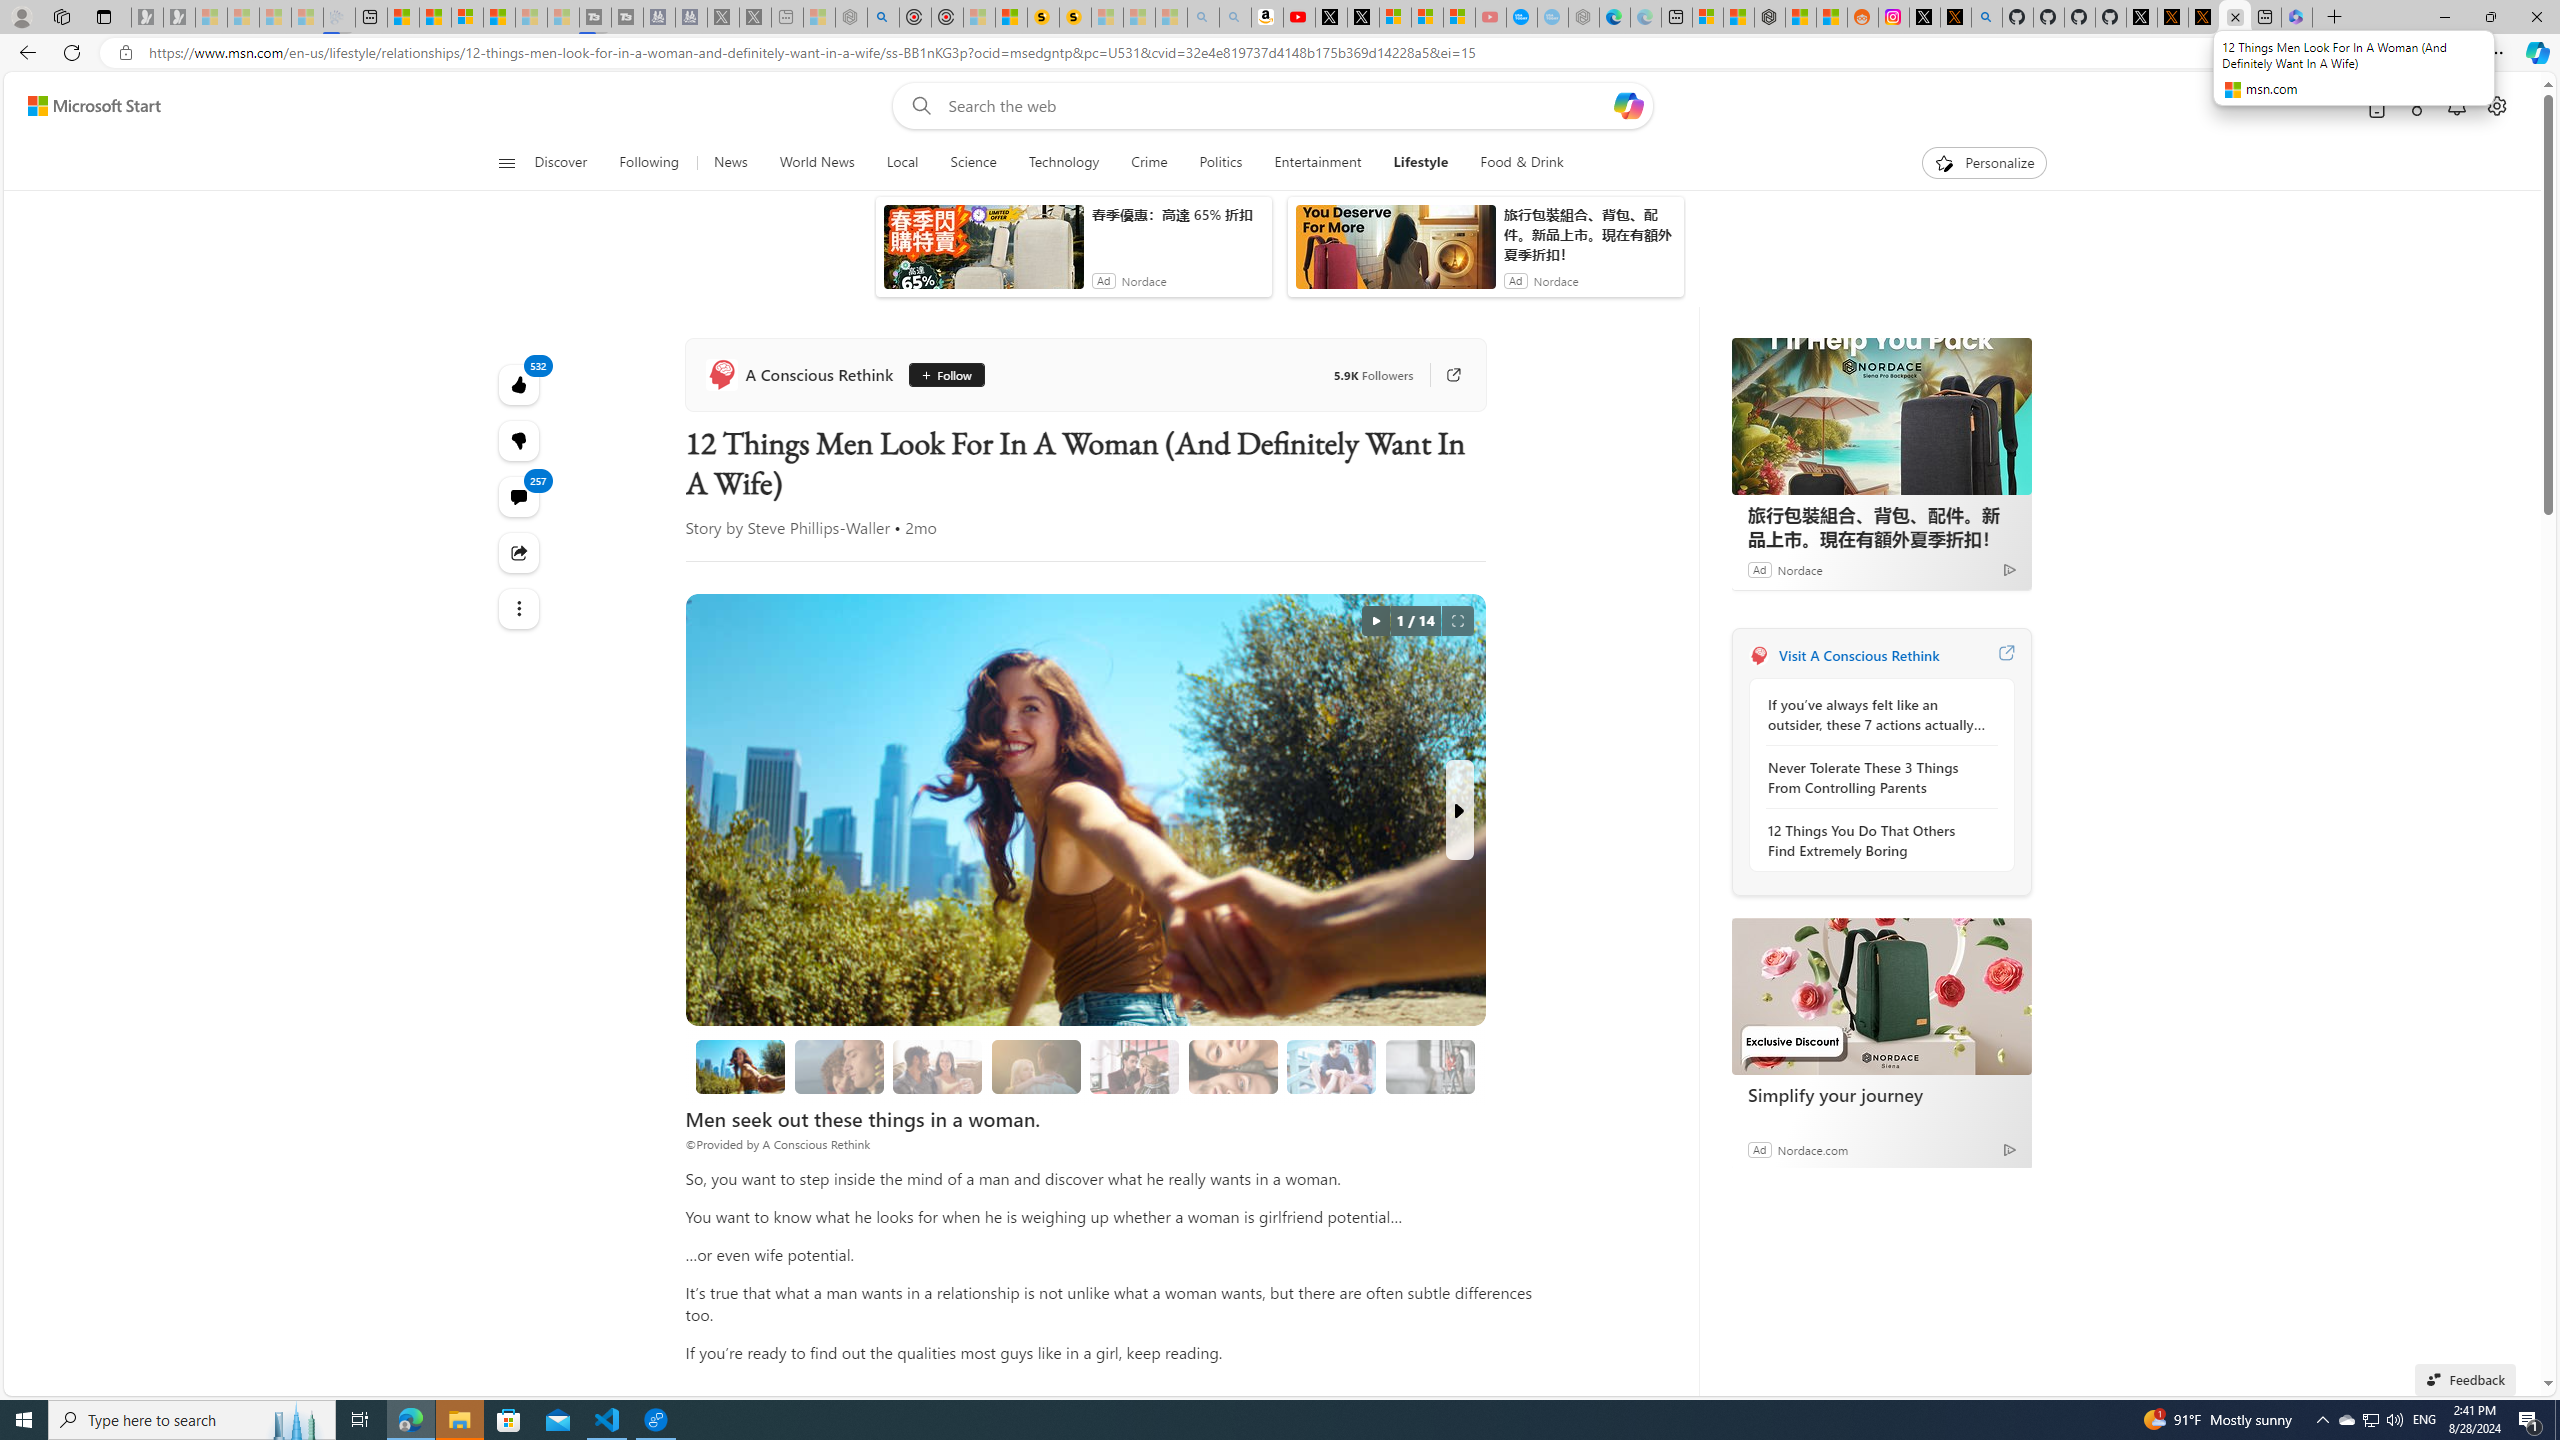 This screenshot has width=2560, height=1440. What do you see at coordinates (518, 383) in the screenshot?
I see `'532 Like'` at bounding box center [518, 383].